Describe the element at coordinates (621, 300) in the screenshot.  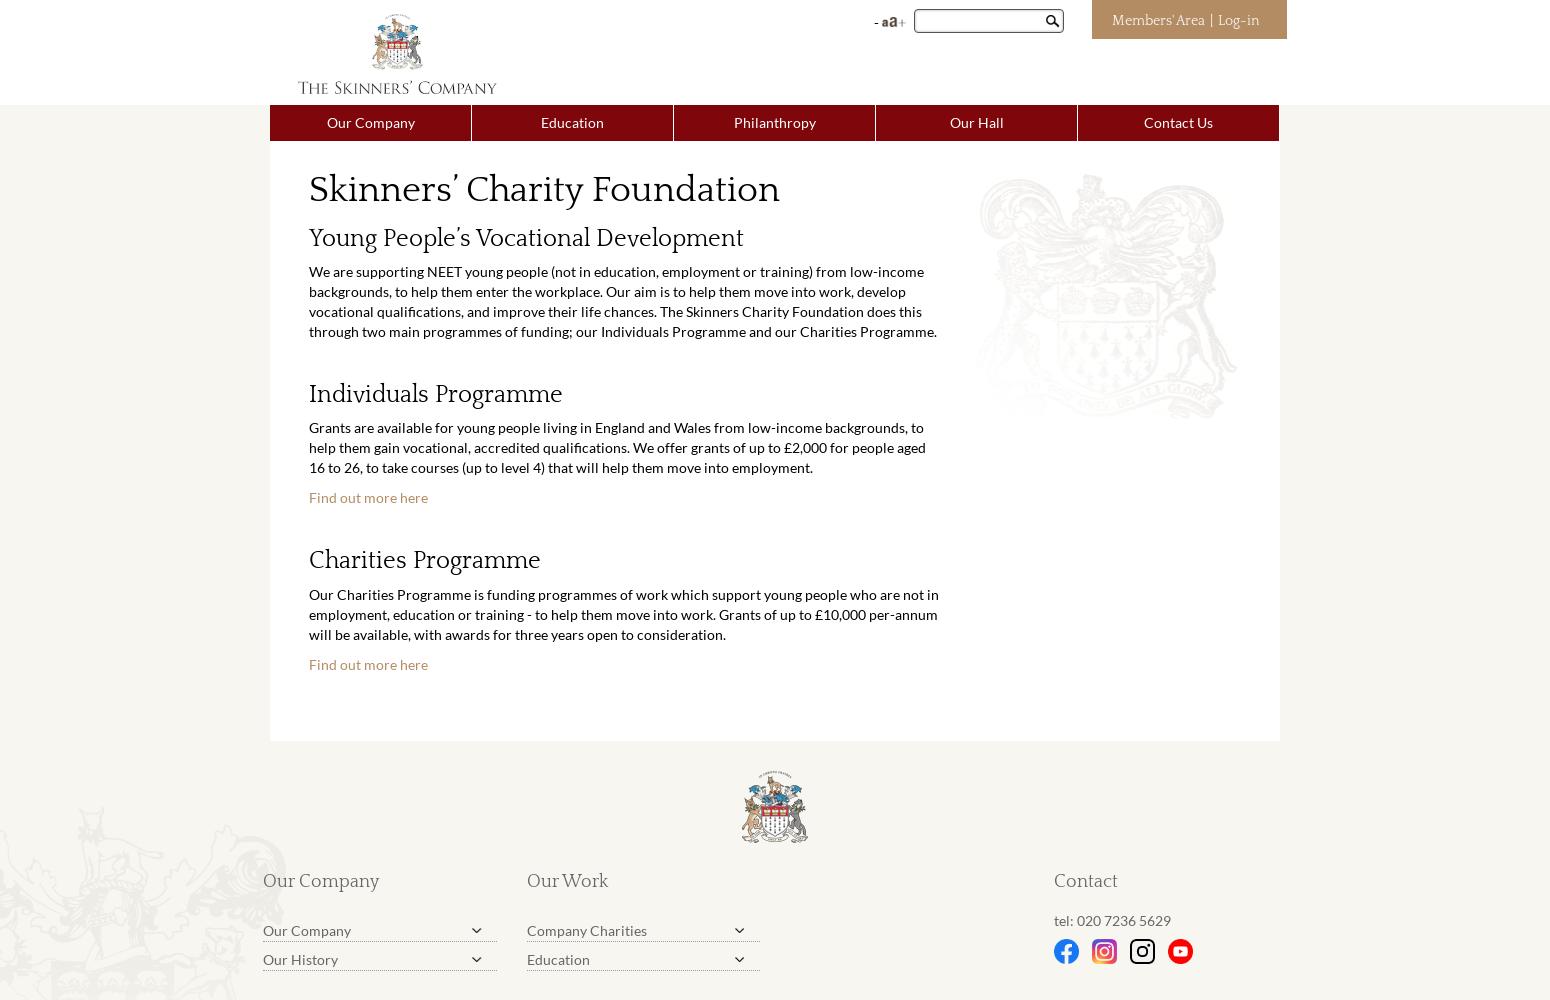
I see `'We are supporting NEET young people (not in education, employment or training) from low-income backgrounds, to help them enter the workplace. Our aim is to help them move into work, develop vocational qualifications, and improve their life chances. The Skinners Charity Foundation does this through two main programmes of funding; our Individuals Programme and our Charities Programme.'` at that location.